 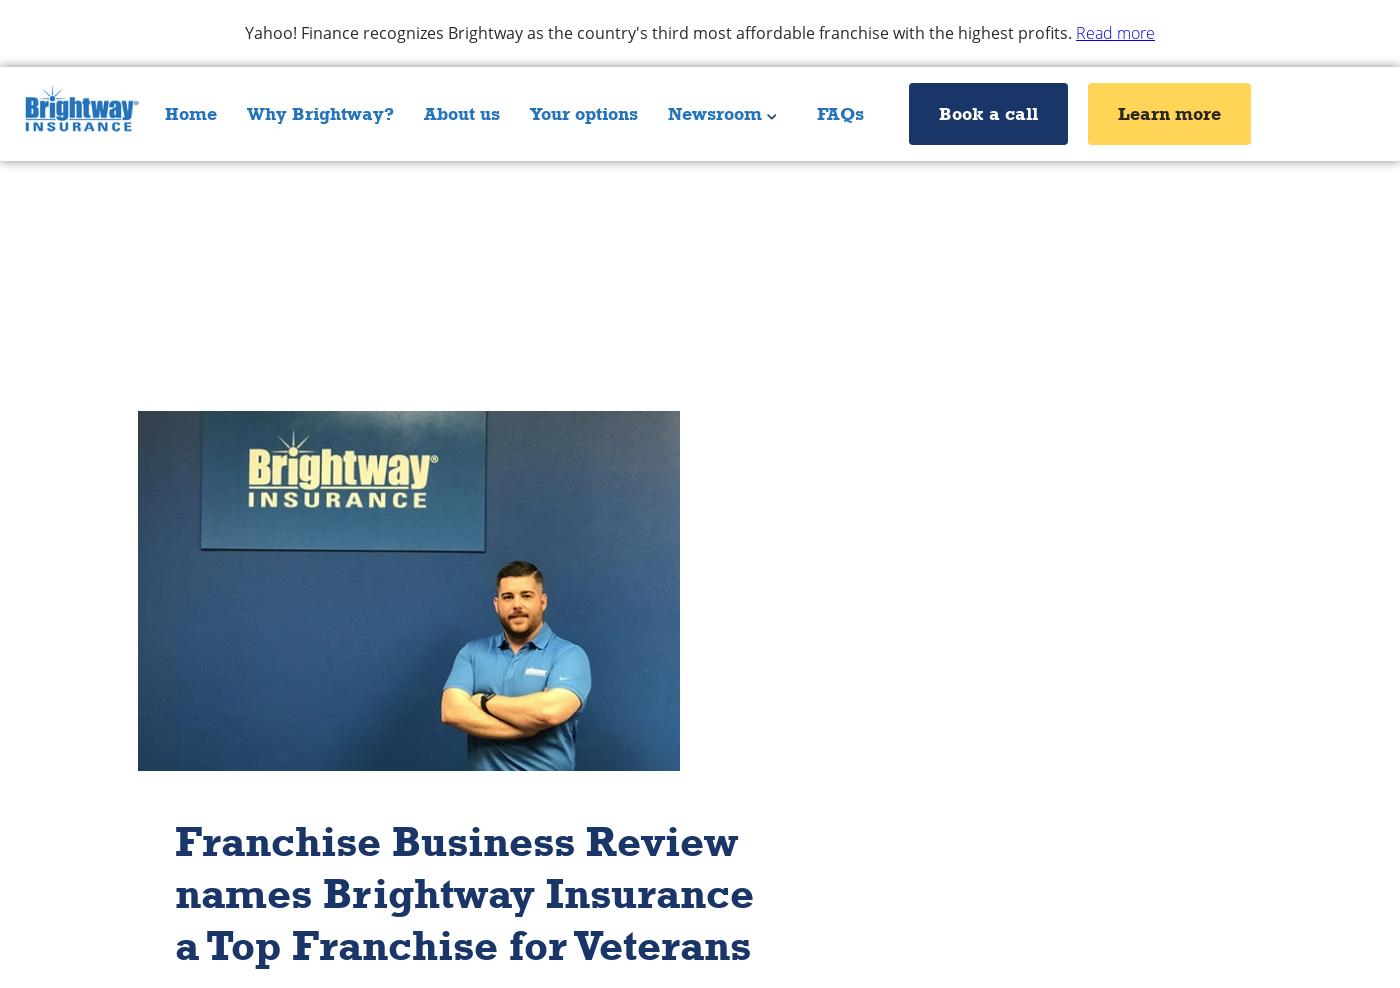 I want to click on 'Yahoo! Finance recognizes Brightway as the country's third most affordable franchise with the highest profits.', so click(x=660, y=31).